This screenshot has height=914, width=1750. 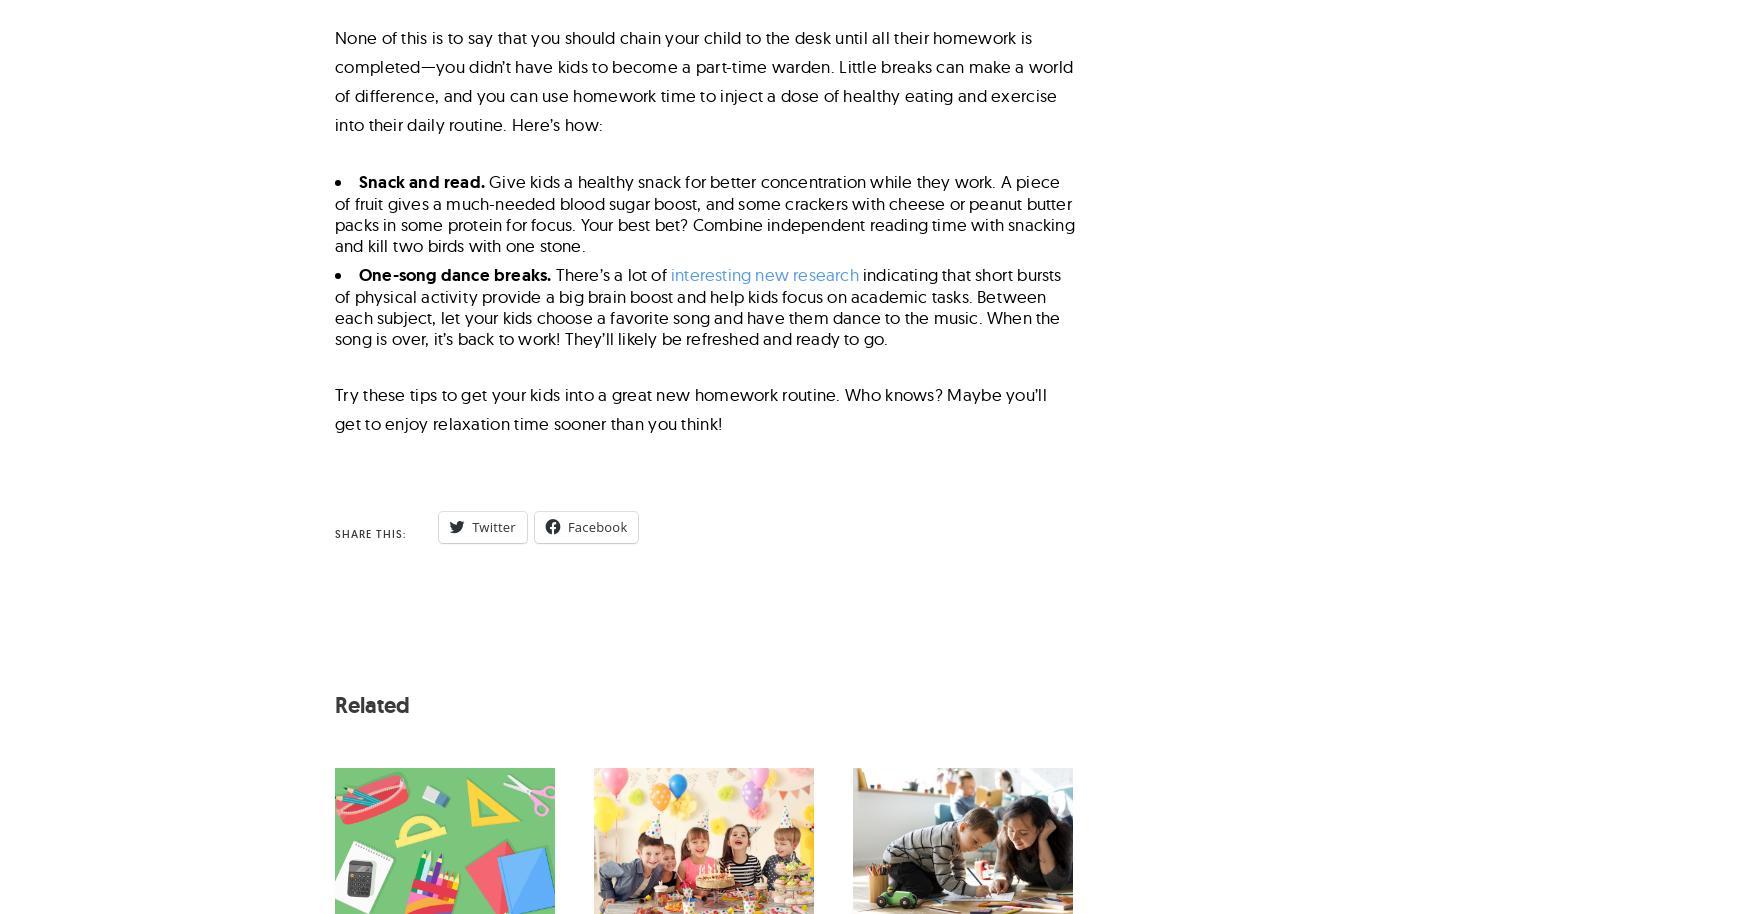 I want to click on 'None of this is to say that you should chain your child to the desk until all their homework is completed—you didn’t have kids to become a part-time warden. Little breaks can make a world of difference, and you can use homework time to inject a dose of healthy eating and exercise into their daily routine. Here’s how:', so click(x=704, y=78).